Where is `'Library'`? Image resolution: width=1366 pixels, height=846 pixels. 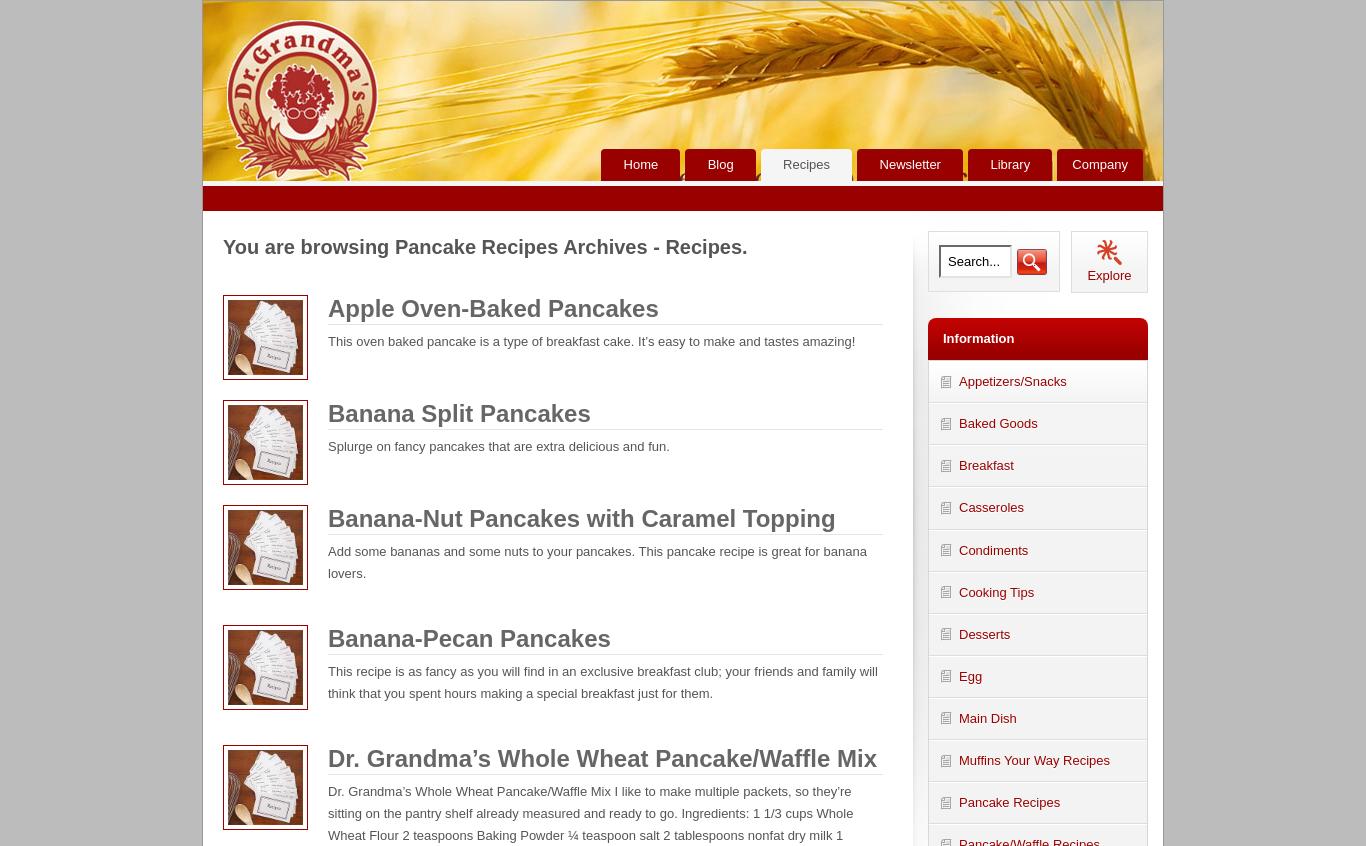 'Library' is located at coordinates (1010, 162).